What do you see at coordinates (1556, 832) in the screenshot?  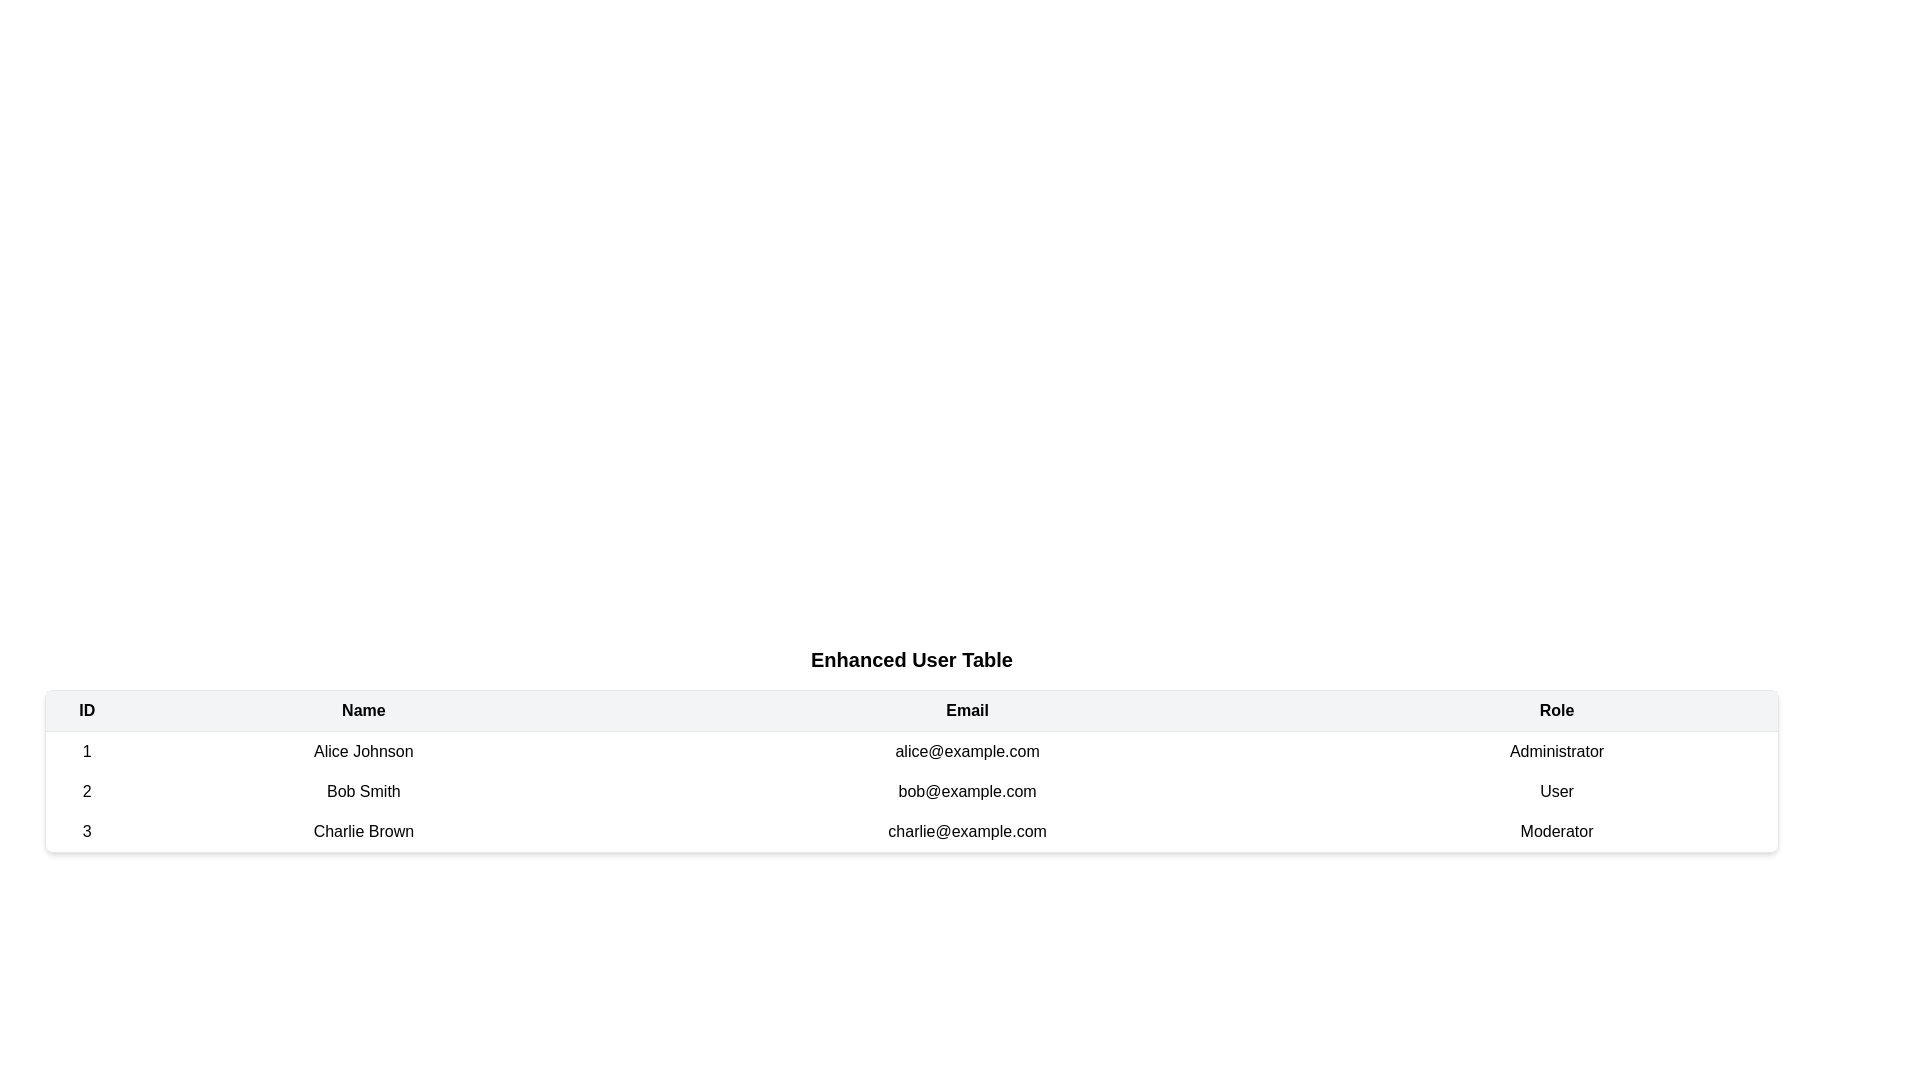 I see `the 'Moderator' label in the fourth position of the table, located in the third row under the 'Role' column, which indicates the designation of the user 'Charlie Brown'` at bounding box center [1556, 832].